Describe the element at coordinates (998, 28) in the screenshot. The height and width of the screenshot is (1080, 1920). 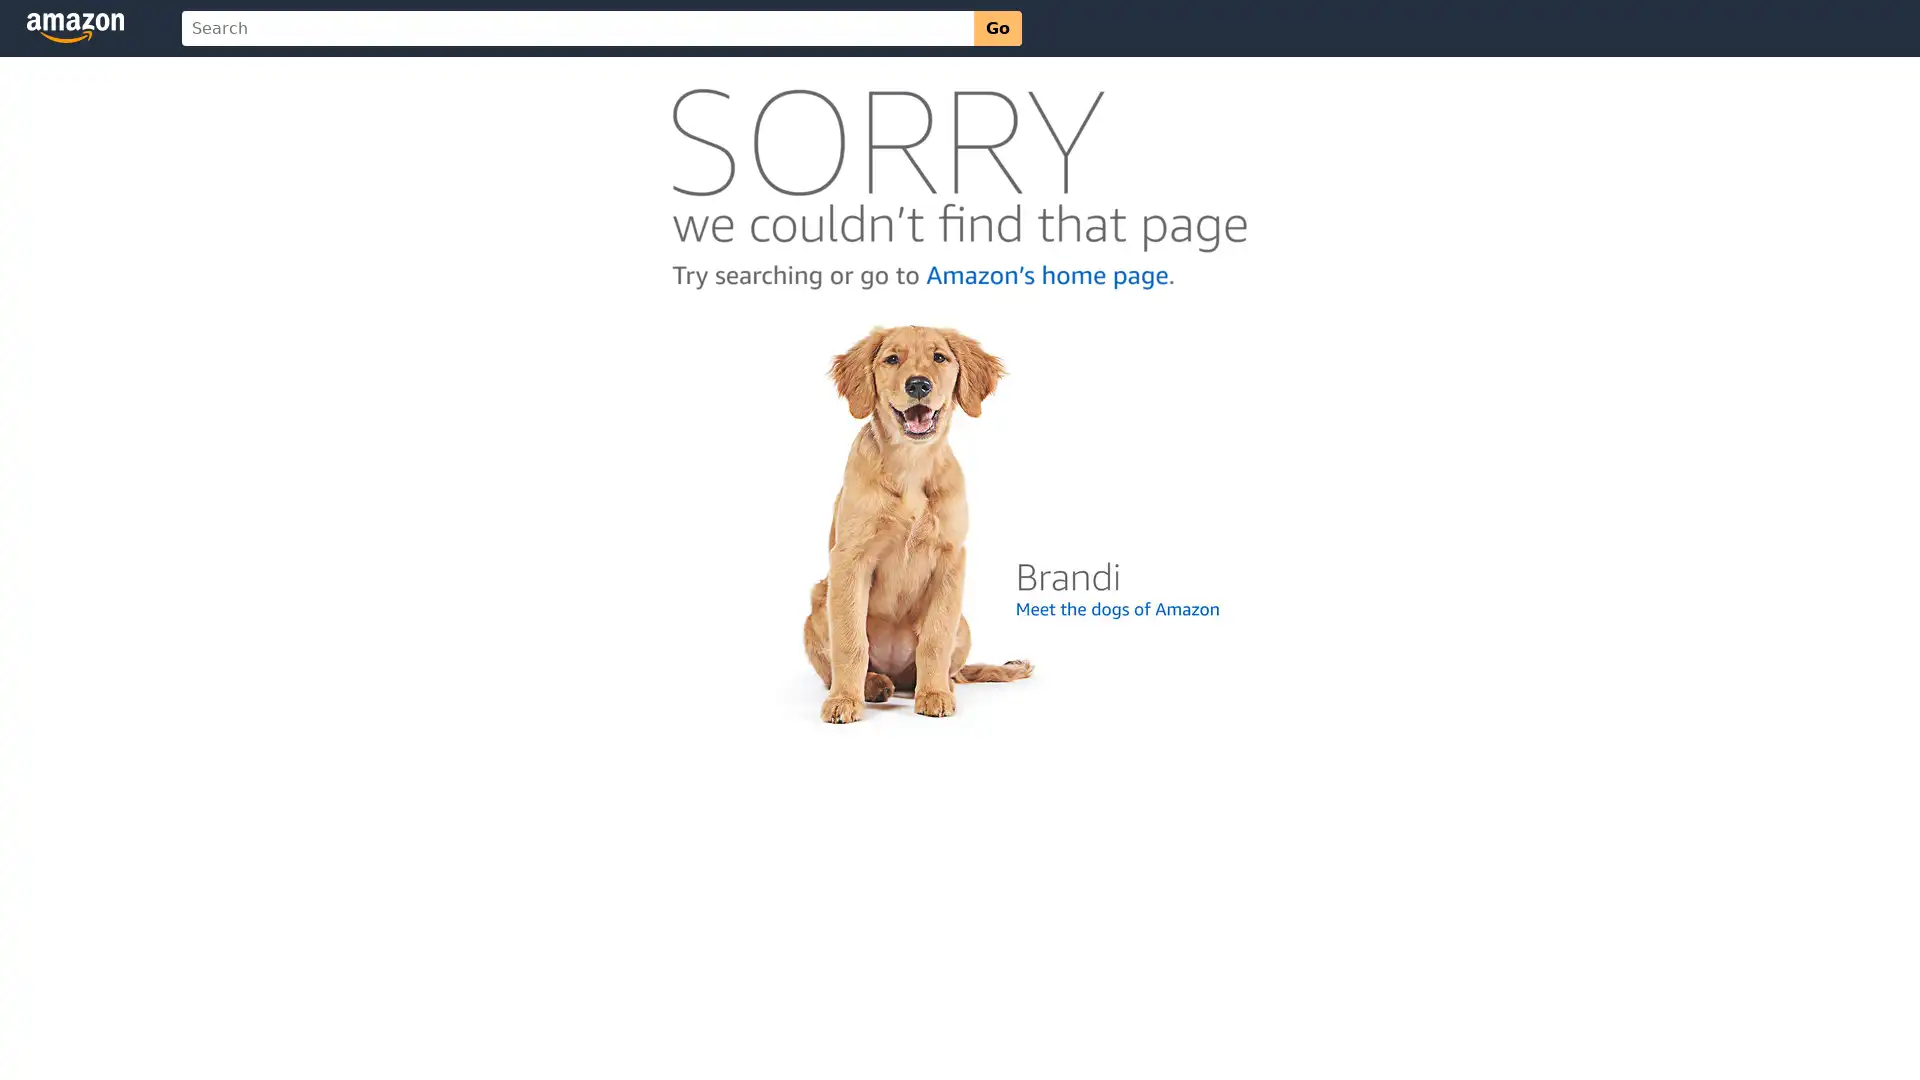
I see `Go` at that location.